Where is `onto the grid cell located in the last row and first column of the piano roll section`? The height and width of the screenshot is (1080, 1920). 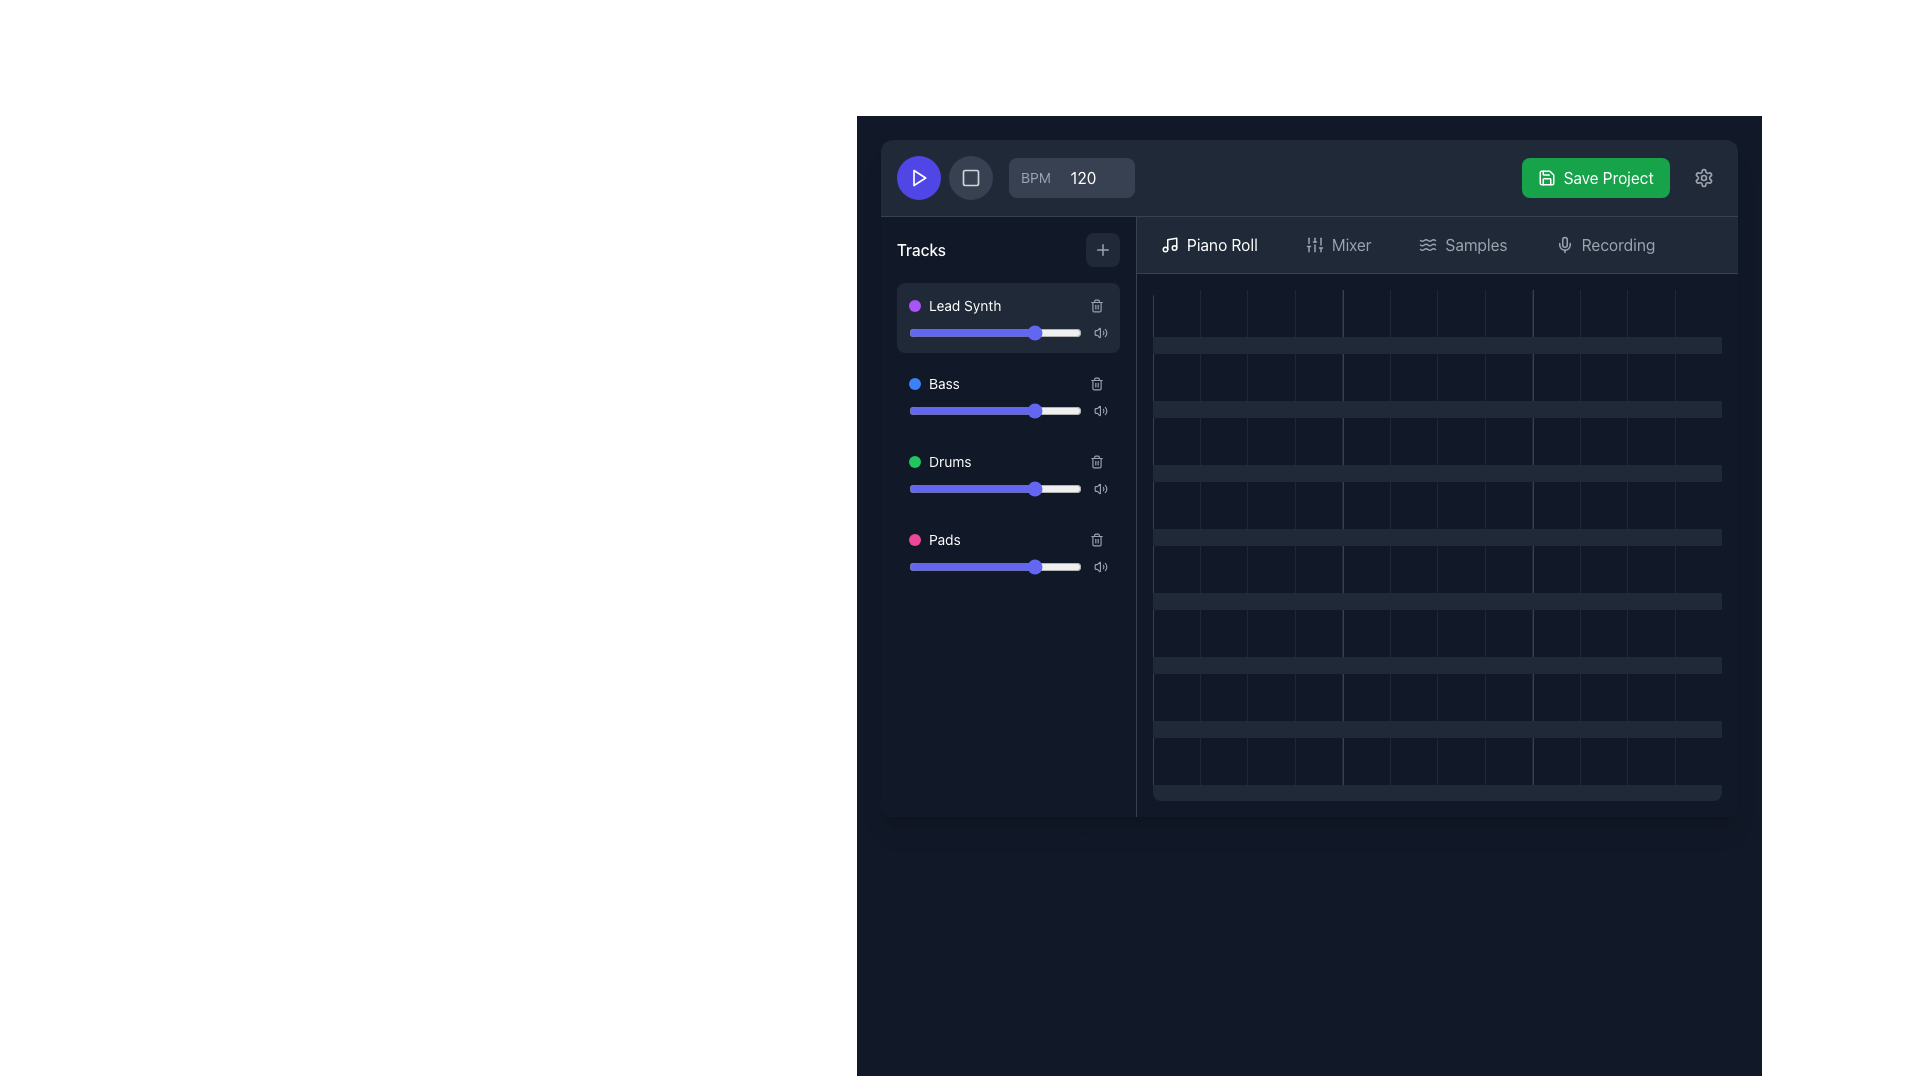
onto the grid cell located in the last row and first column of the piano roll section is located at coordinates (1176, 696).